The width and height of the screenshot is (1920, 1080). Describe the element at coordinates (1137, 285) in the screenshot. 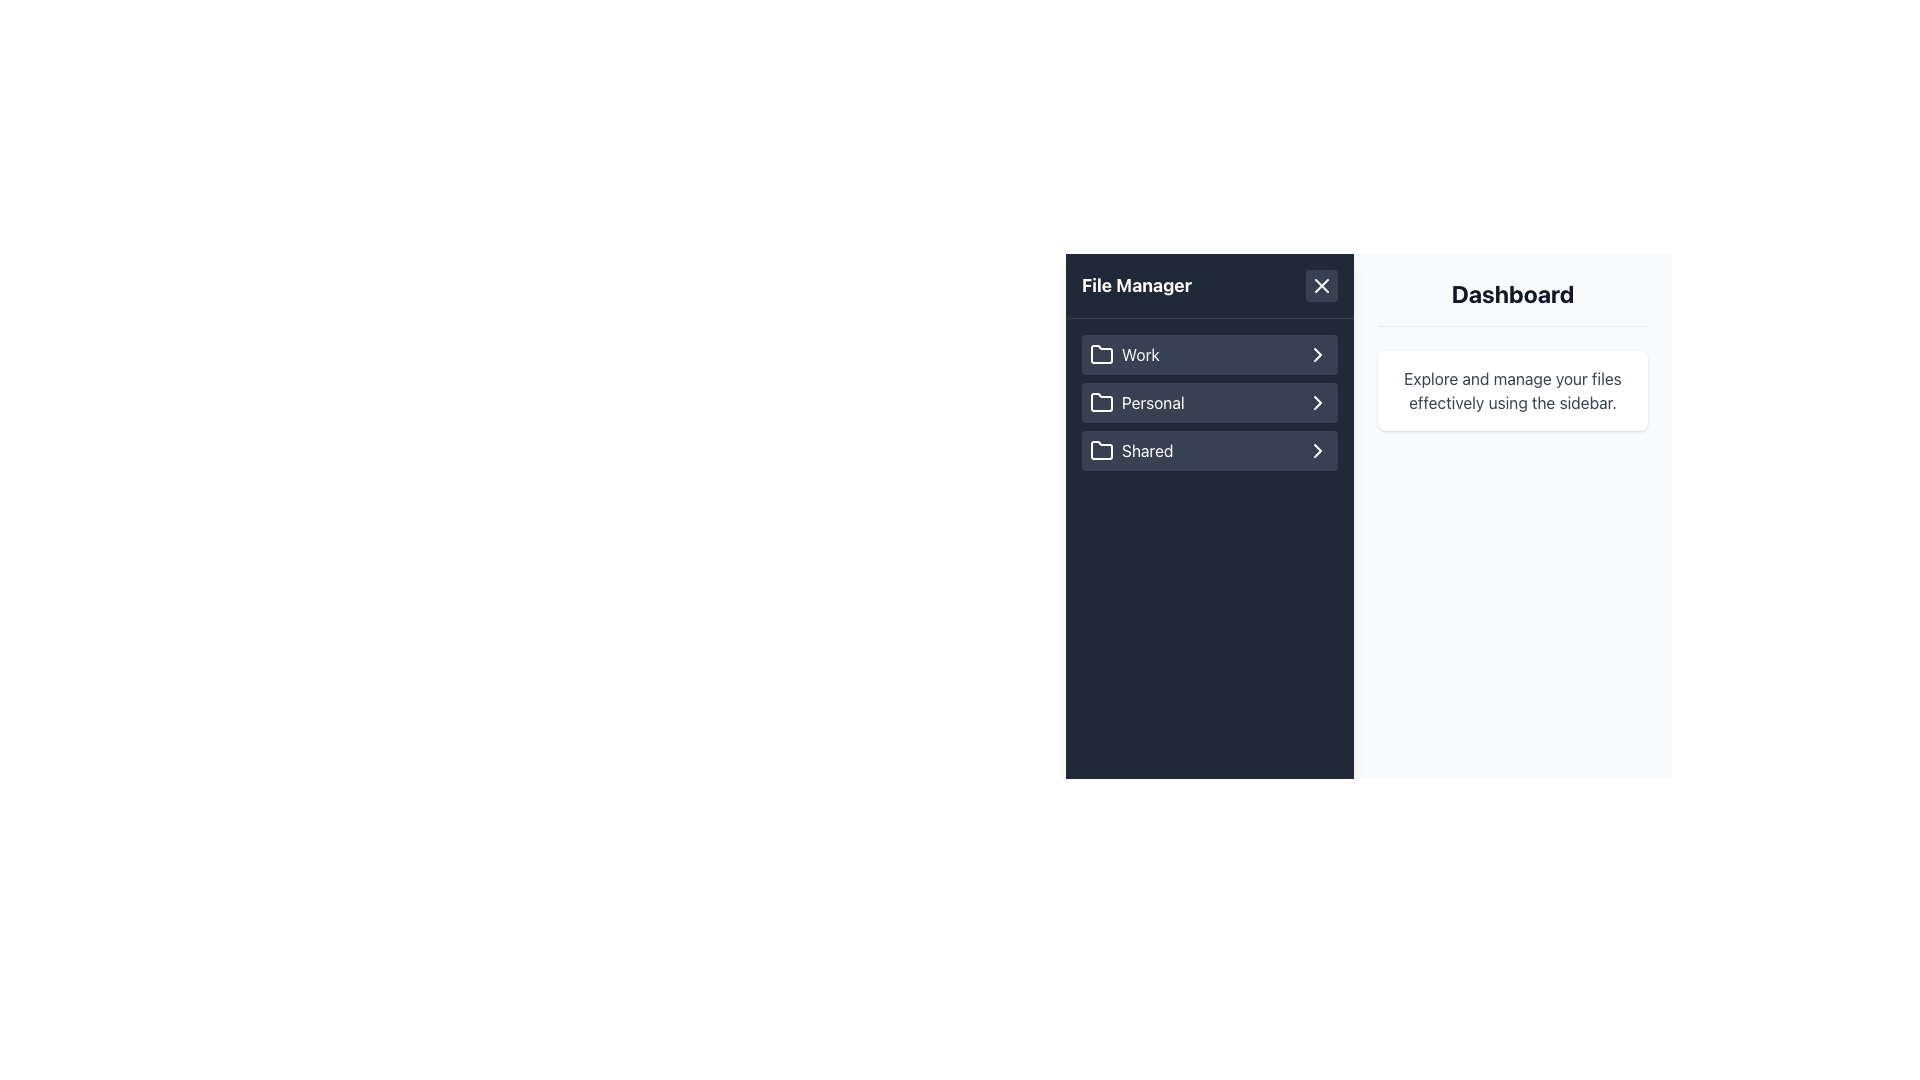

I see `text from the File Manager title label located at the top-left corner of the sidebar in the application` at that location.